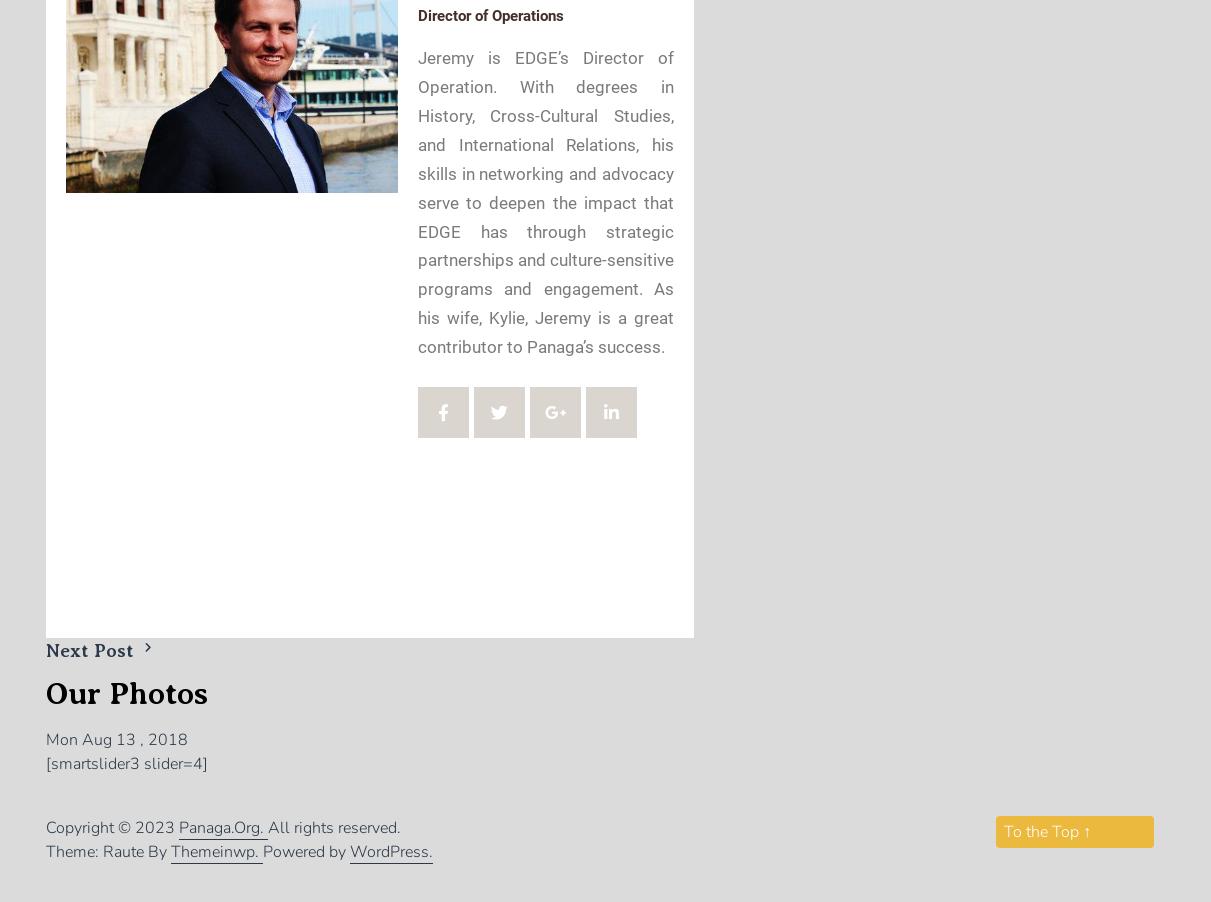 The image size is (1211, 902). What do you see at coordinates (543, 201) in the screenshot?
I see `'Jeremy is EDGE’s Director of Operation. With degrees in History, Cross-Cultural Studies, and International Relations, his skills in networking and advocacy serve to deepen the impact that EDGE has through strategic partnerships and culture-sensitive programs and engagement. As his wife, Kylie, Jeremy is a great contributor to Panaga’s success.'` at bounding box center [543, 201].